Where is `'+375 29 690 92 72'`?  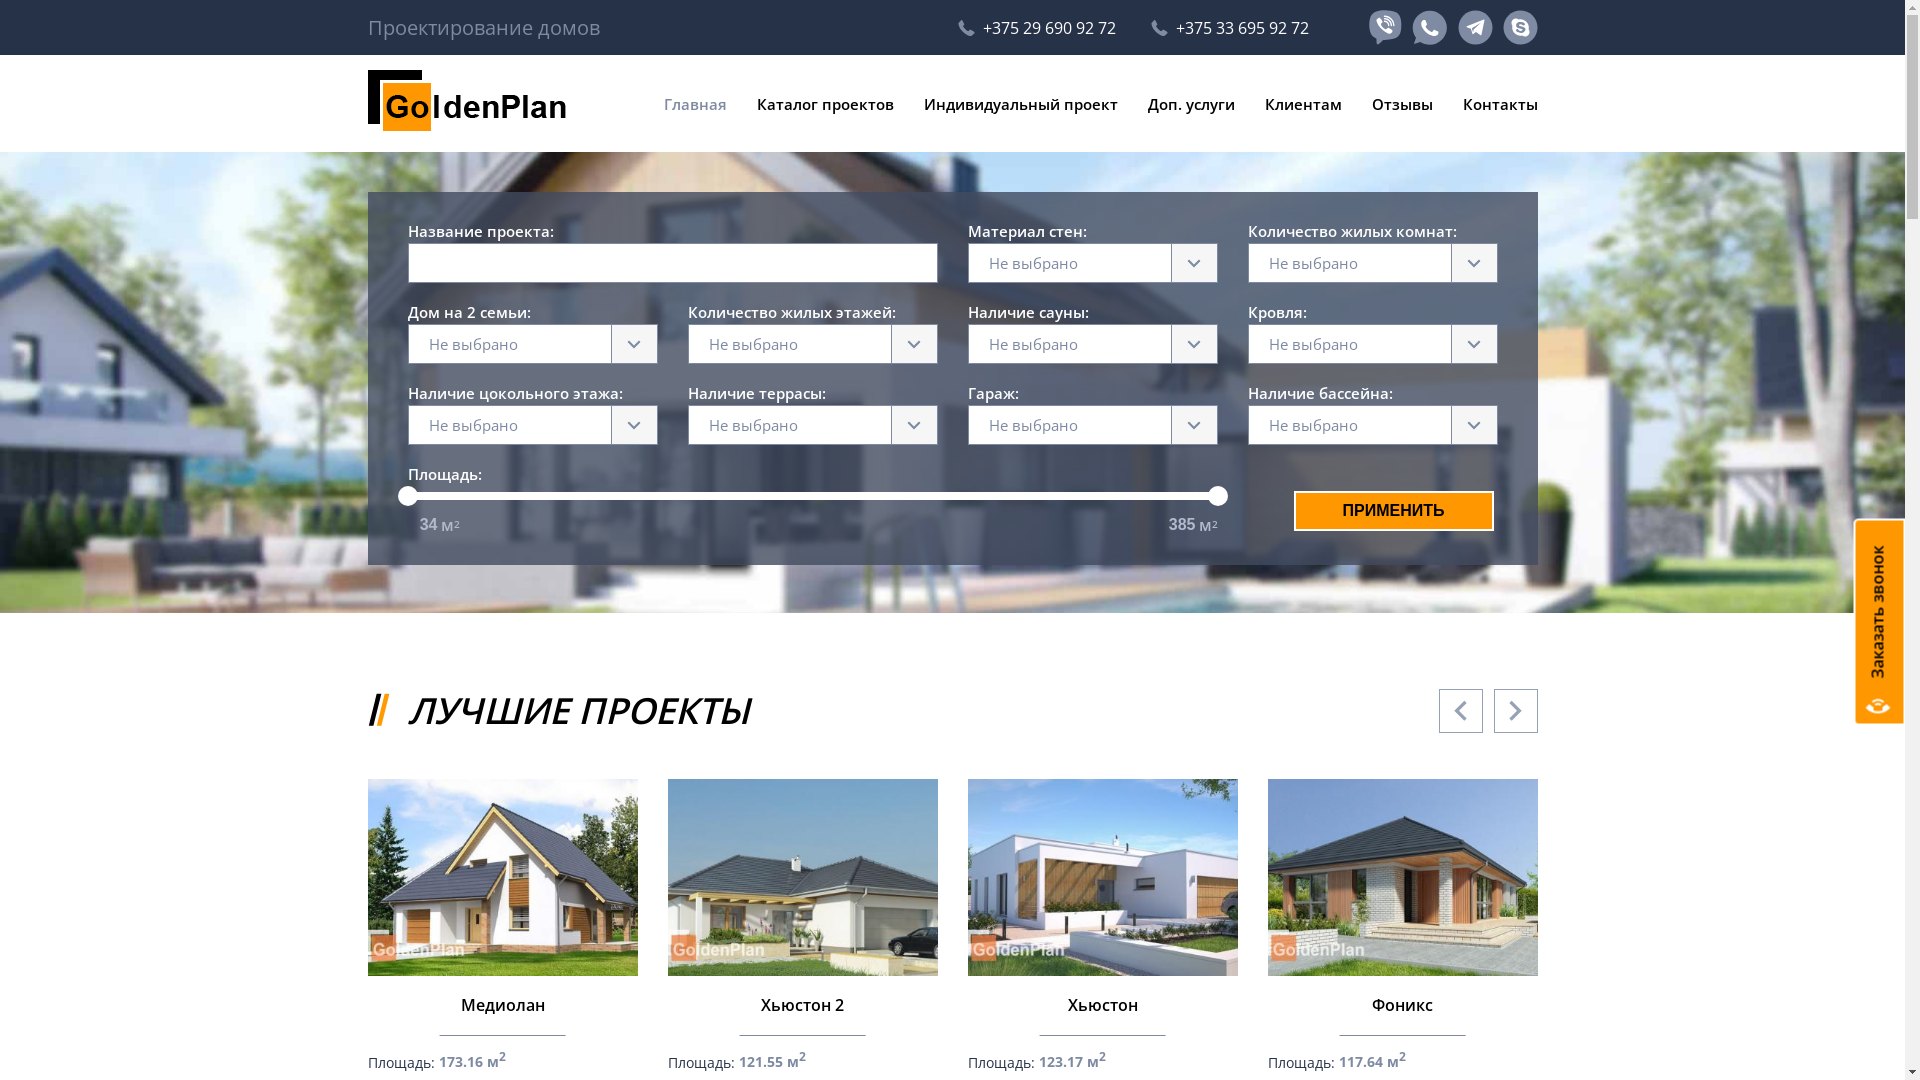
'+375 29 690 92 72' is located at coordinates (957, 27).